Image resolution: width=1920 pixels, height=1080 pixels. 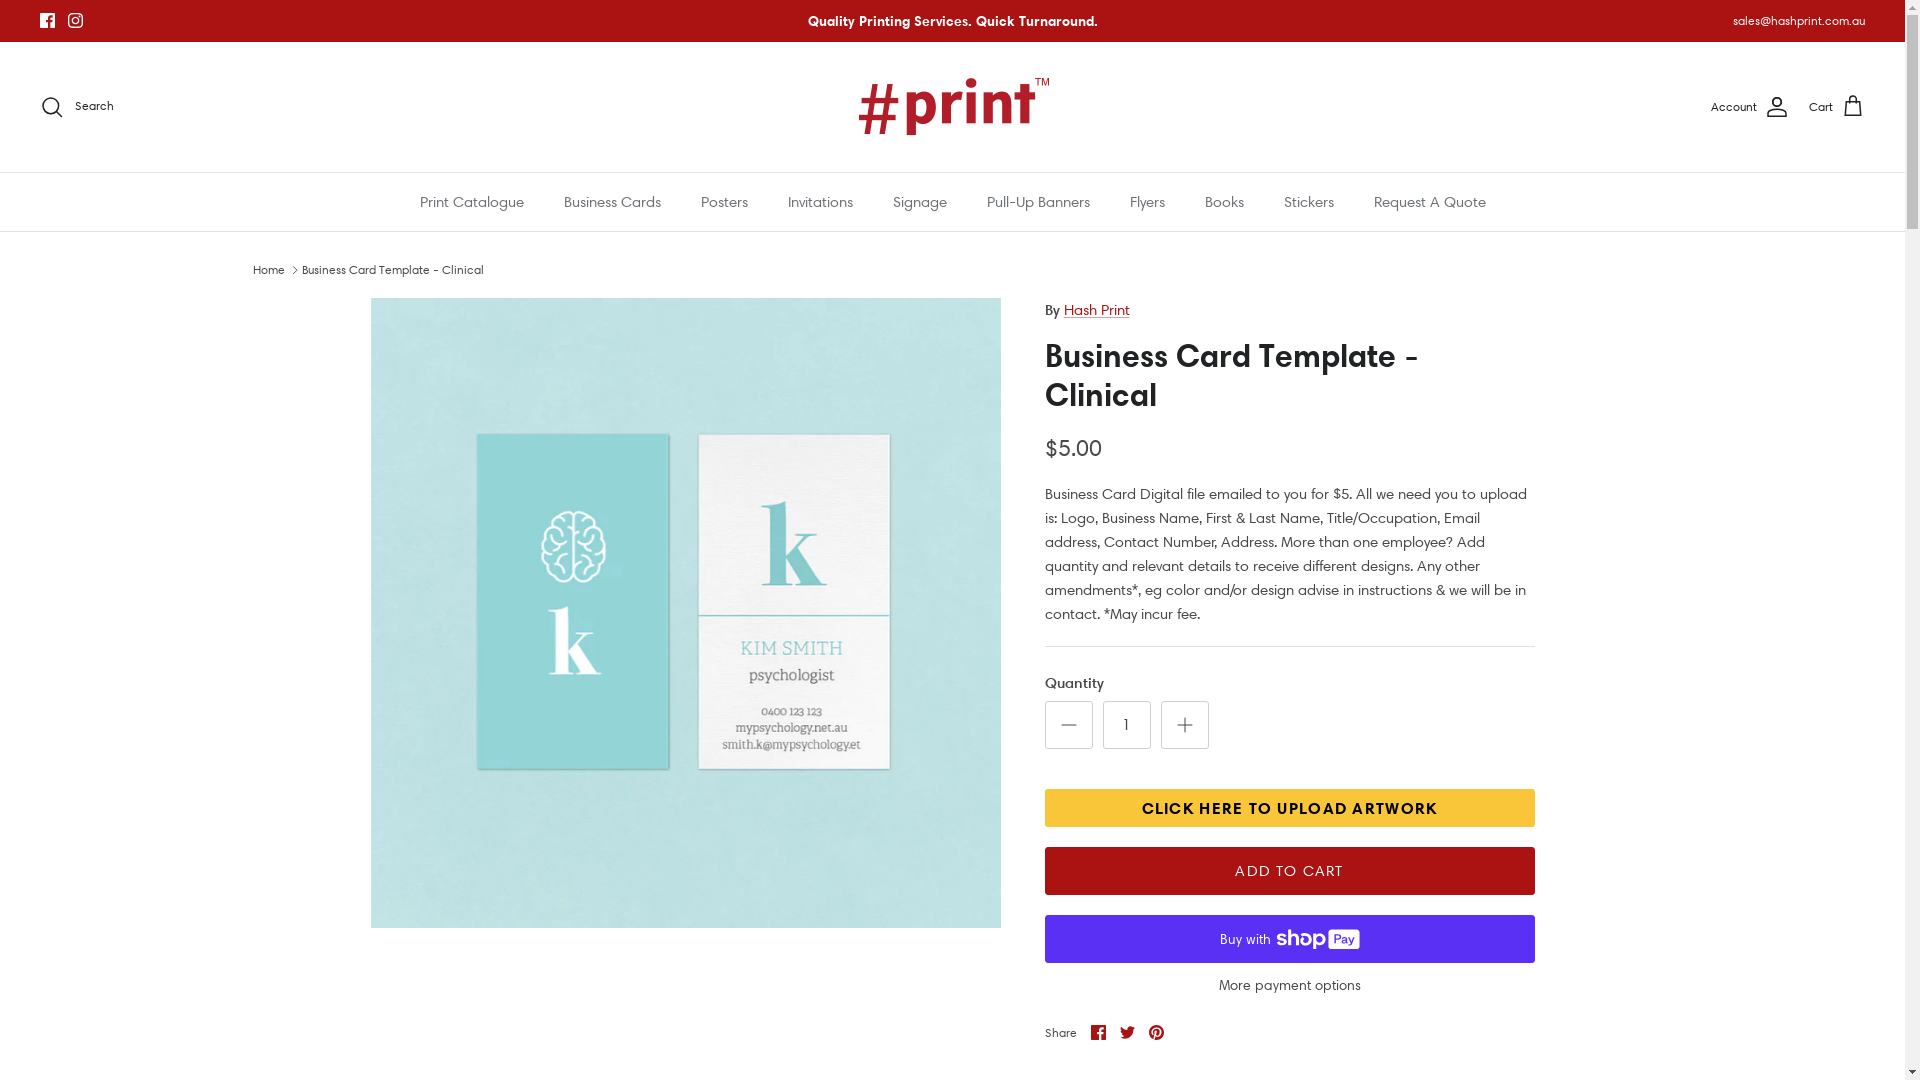 What do you see at coordinates (1749, 107) in the screenshot?
I see `'Account'` at bounding box center [1749, 107].